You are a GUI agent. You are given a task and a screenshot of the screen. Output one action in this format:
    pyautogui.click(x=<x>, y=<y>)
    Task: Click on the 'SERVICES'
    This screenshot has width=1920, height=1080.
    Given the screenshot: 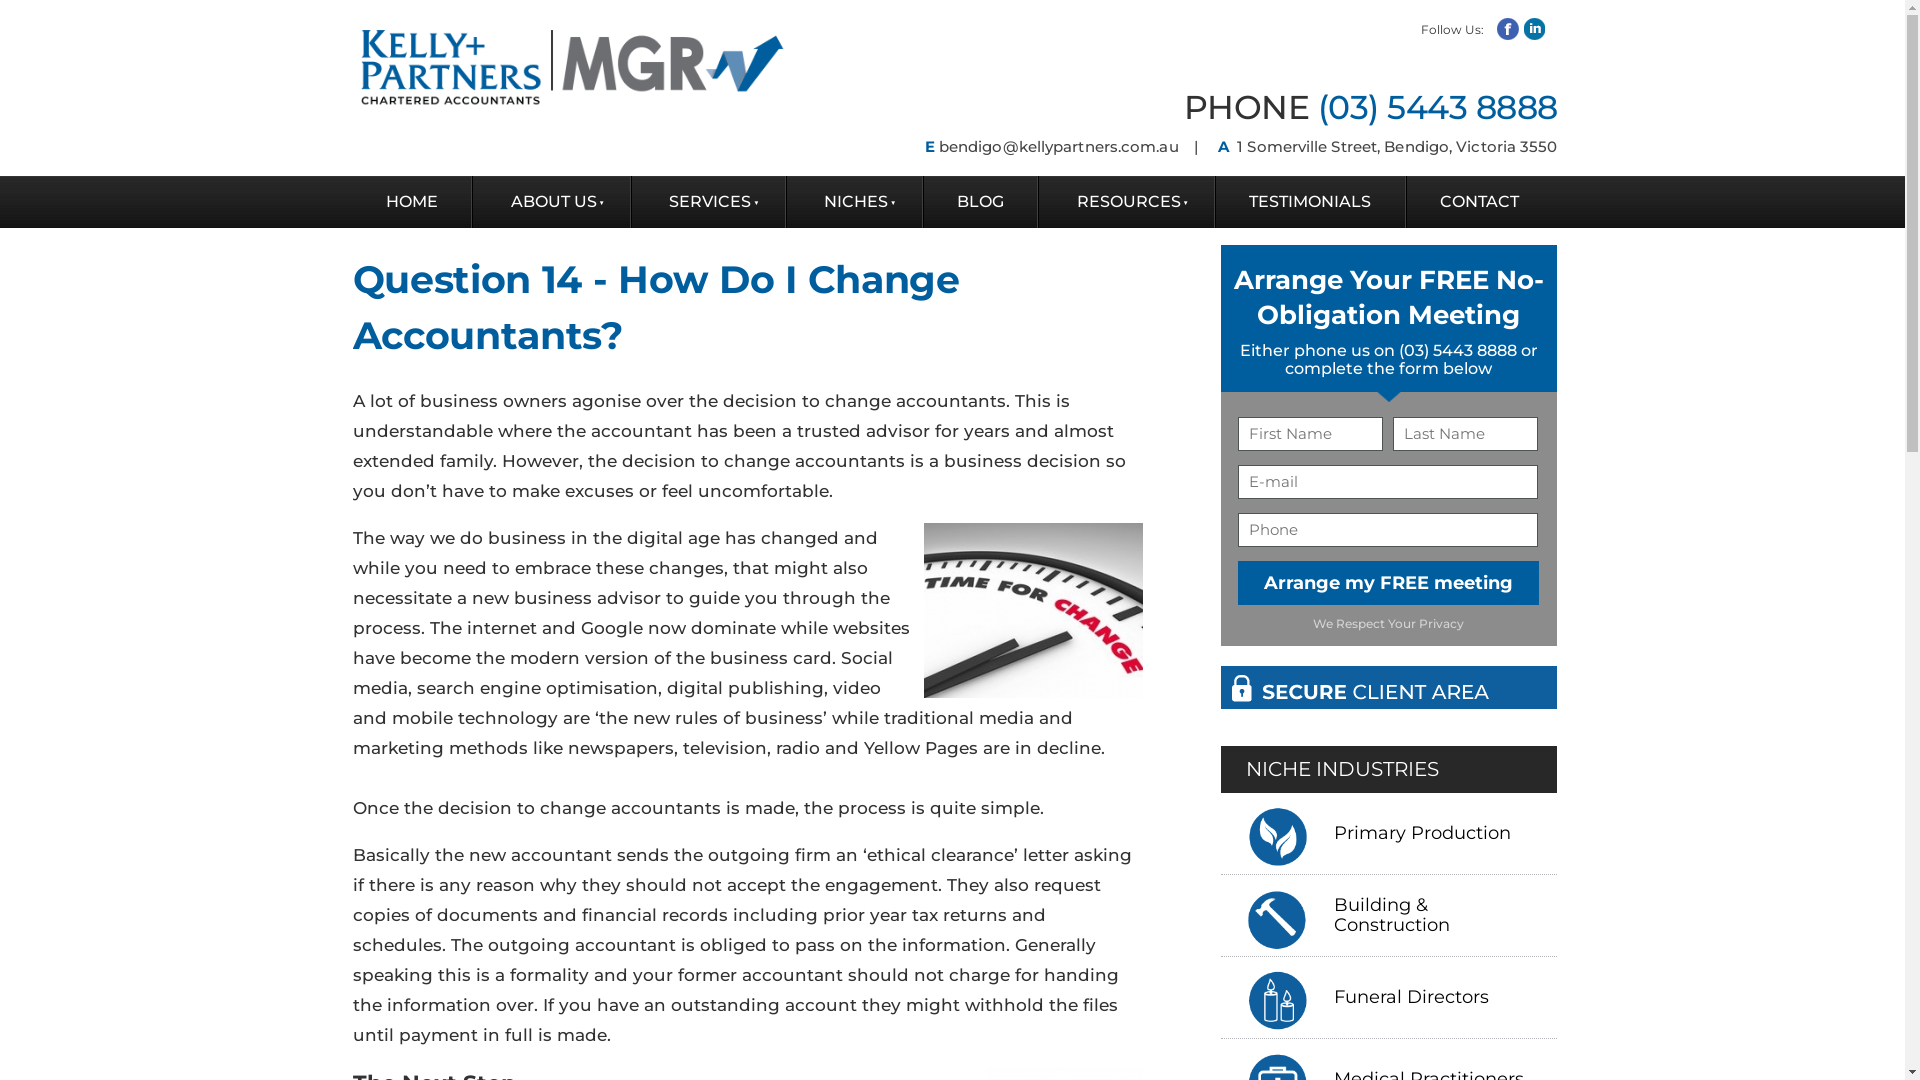 What is the action you would take?
    pyautogui.click(x=631, y=201)
    